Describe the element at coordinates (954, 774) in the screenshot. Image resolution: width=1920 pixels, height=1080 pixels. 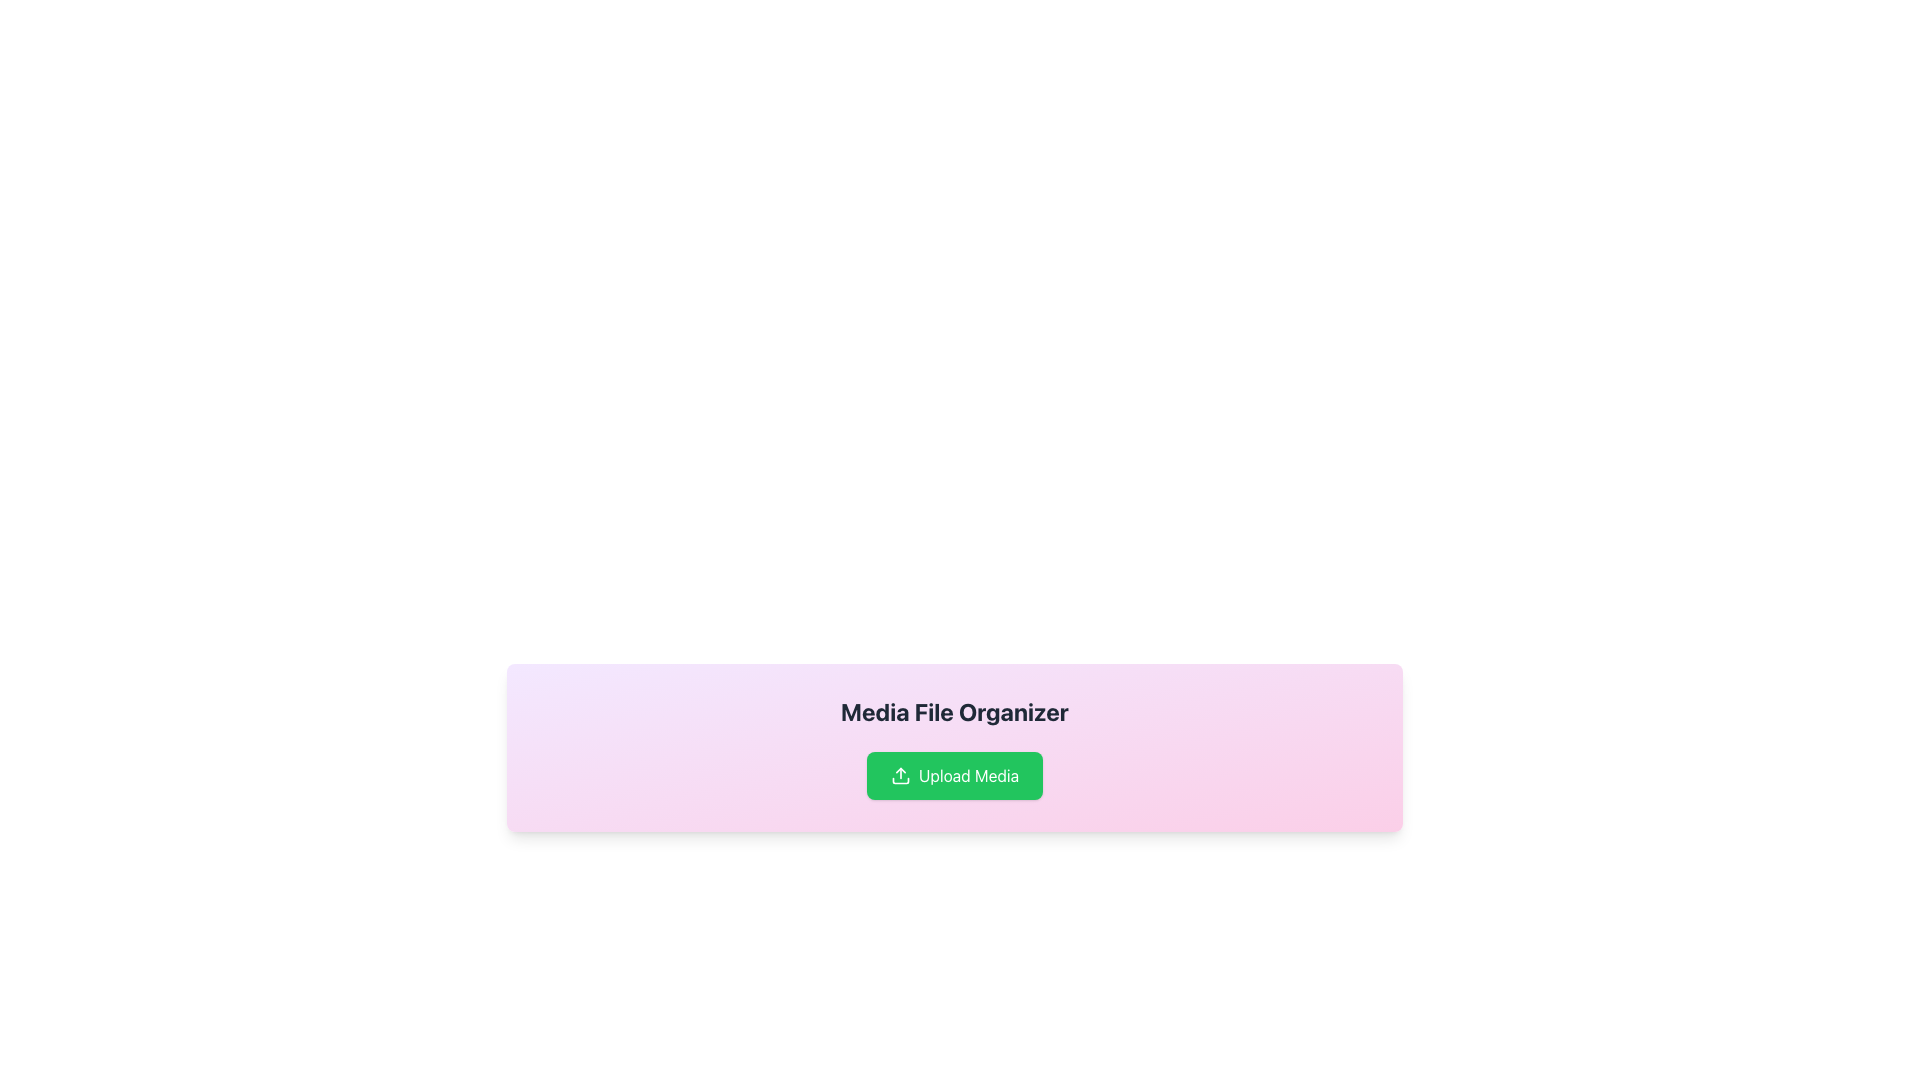
I see `the green 'Upload Media' button with white text and an upward-pointing arrow icon` at that location.